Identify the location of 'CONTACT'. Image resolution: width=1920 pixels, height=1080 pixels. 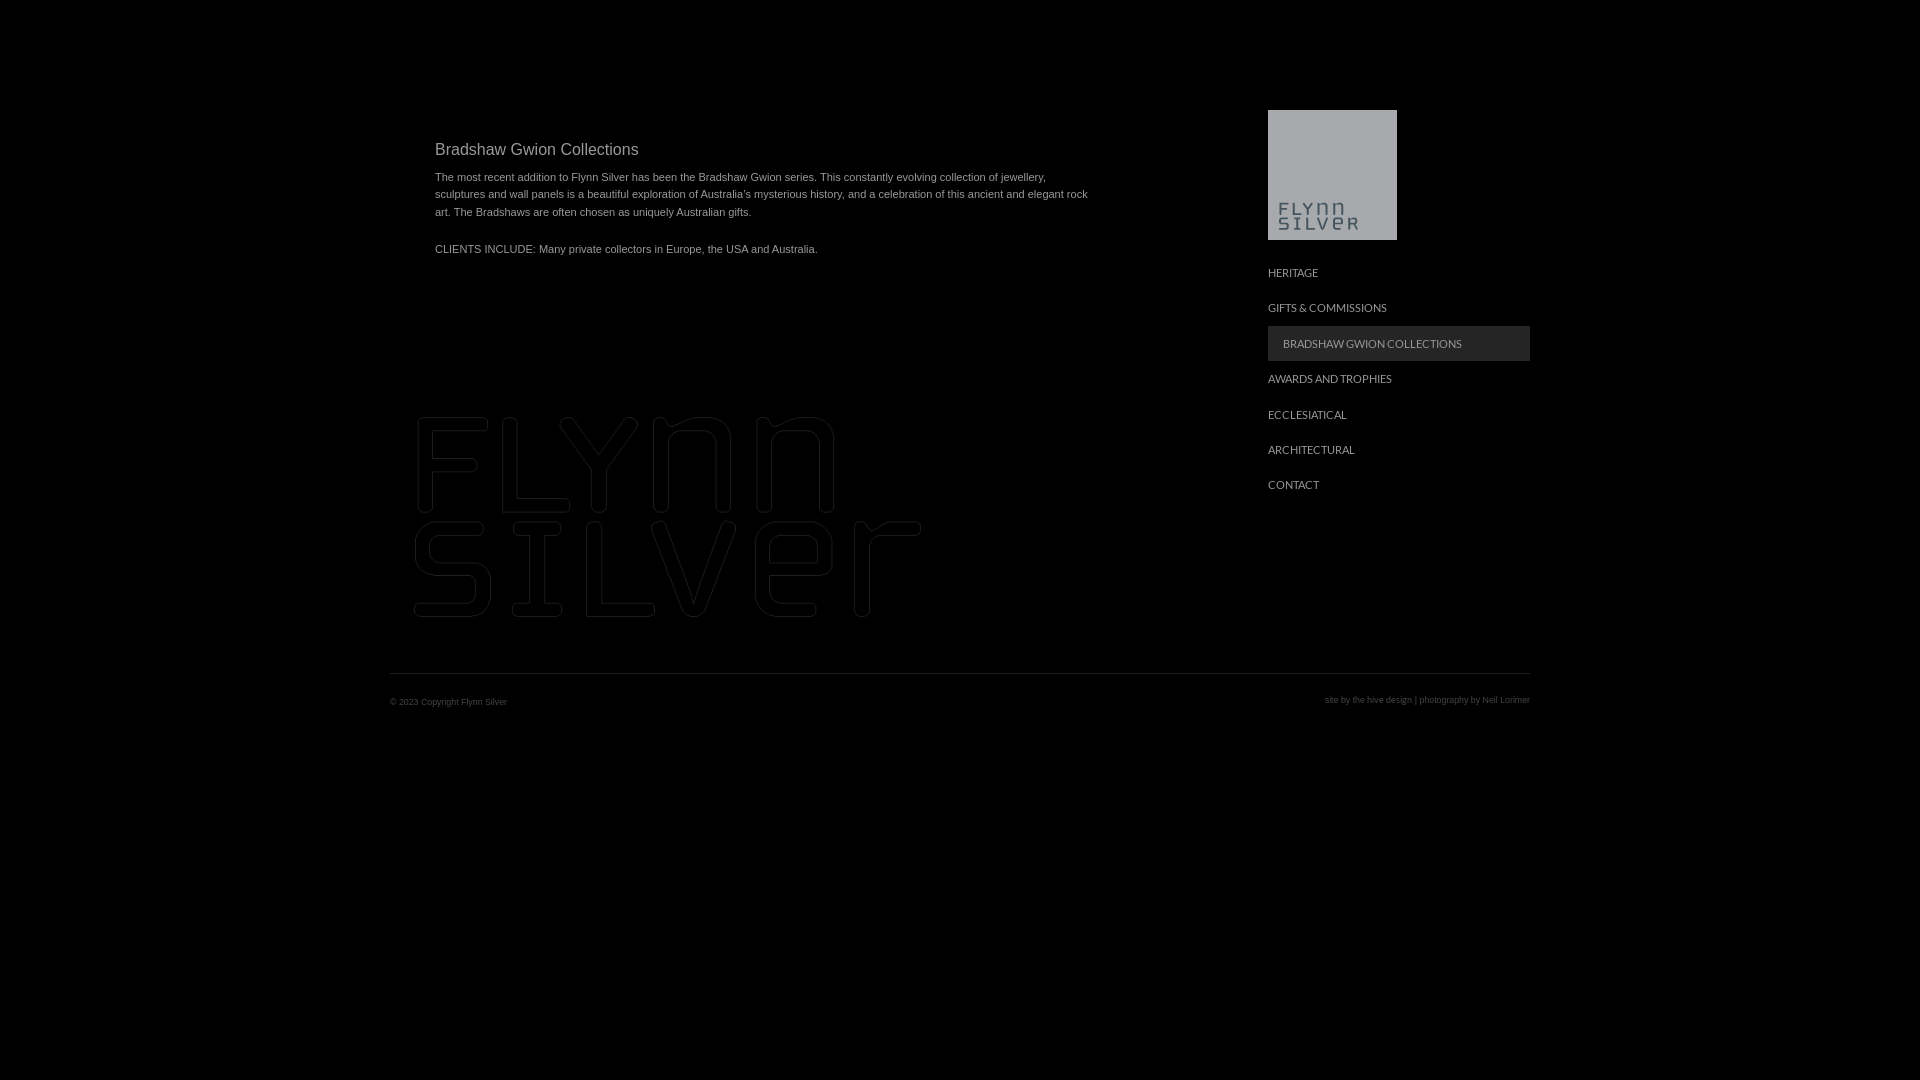
(1398, 484).